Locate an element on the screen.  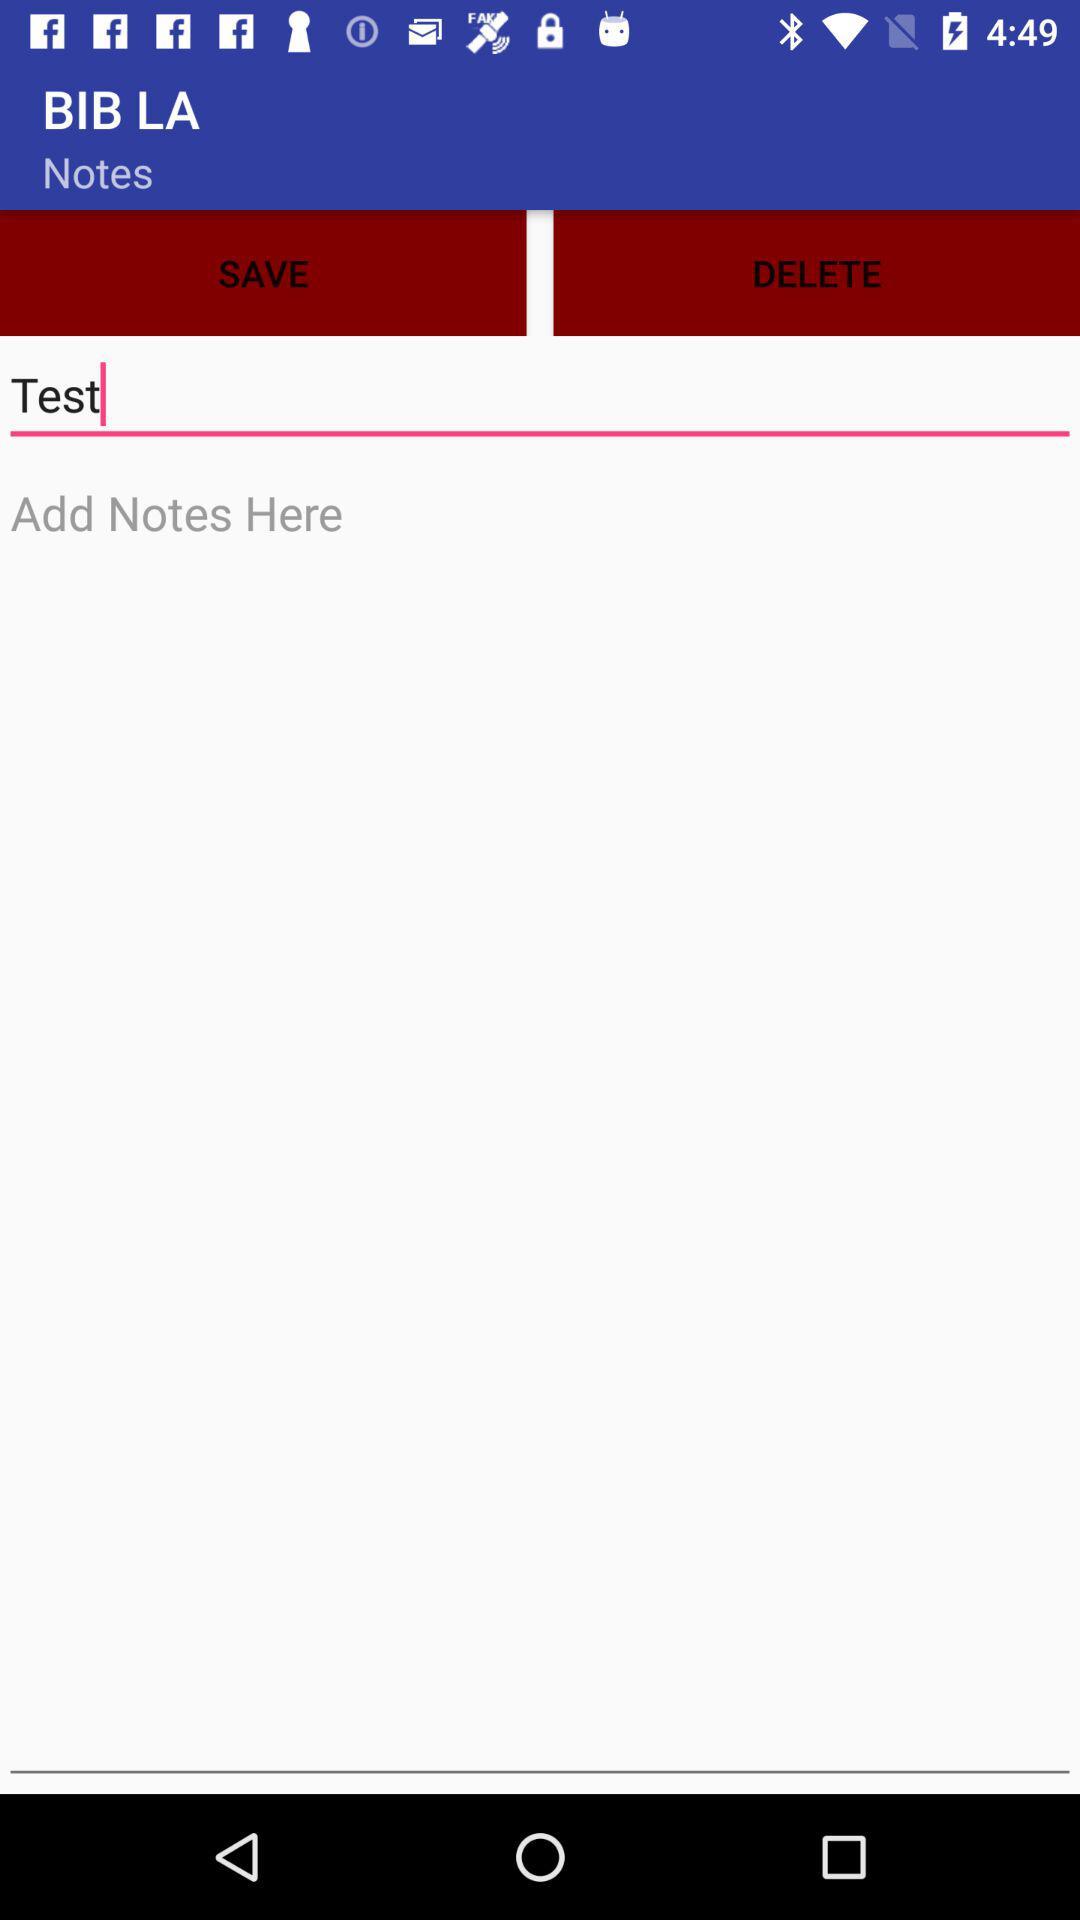
the item above test icon is located at coordinates (262, 272).